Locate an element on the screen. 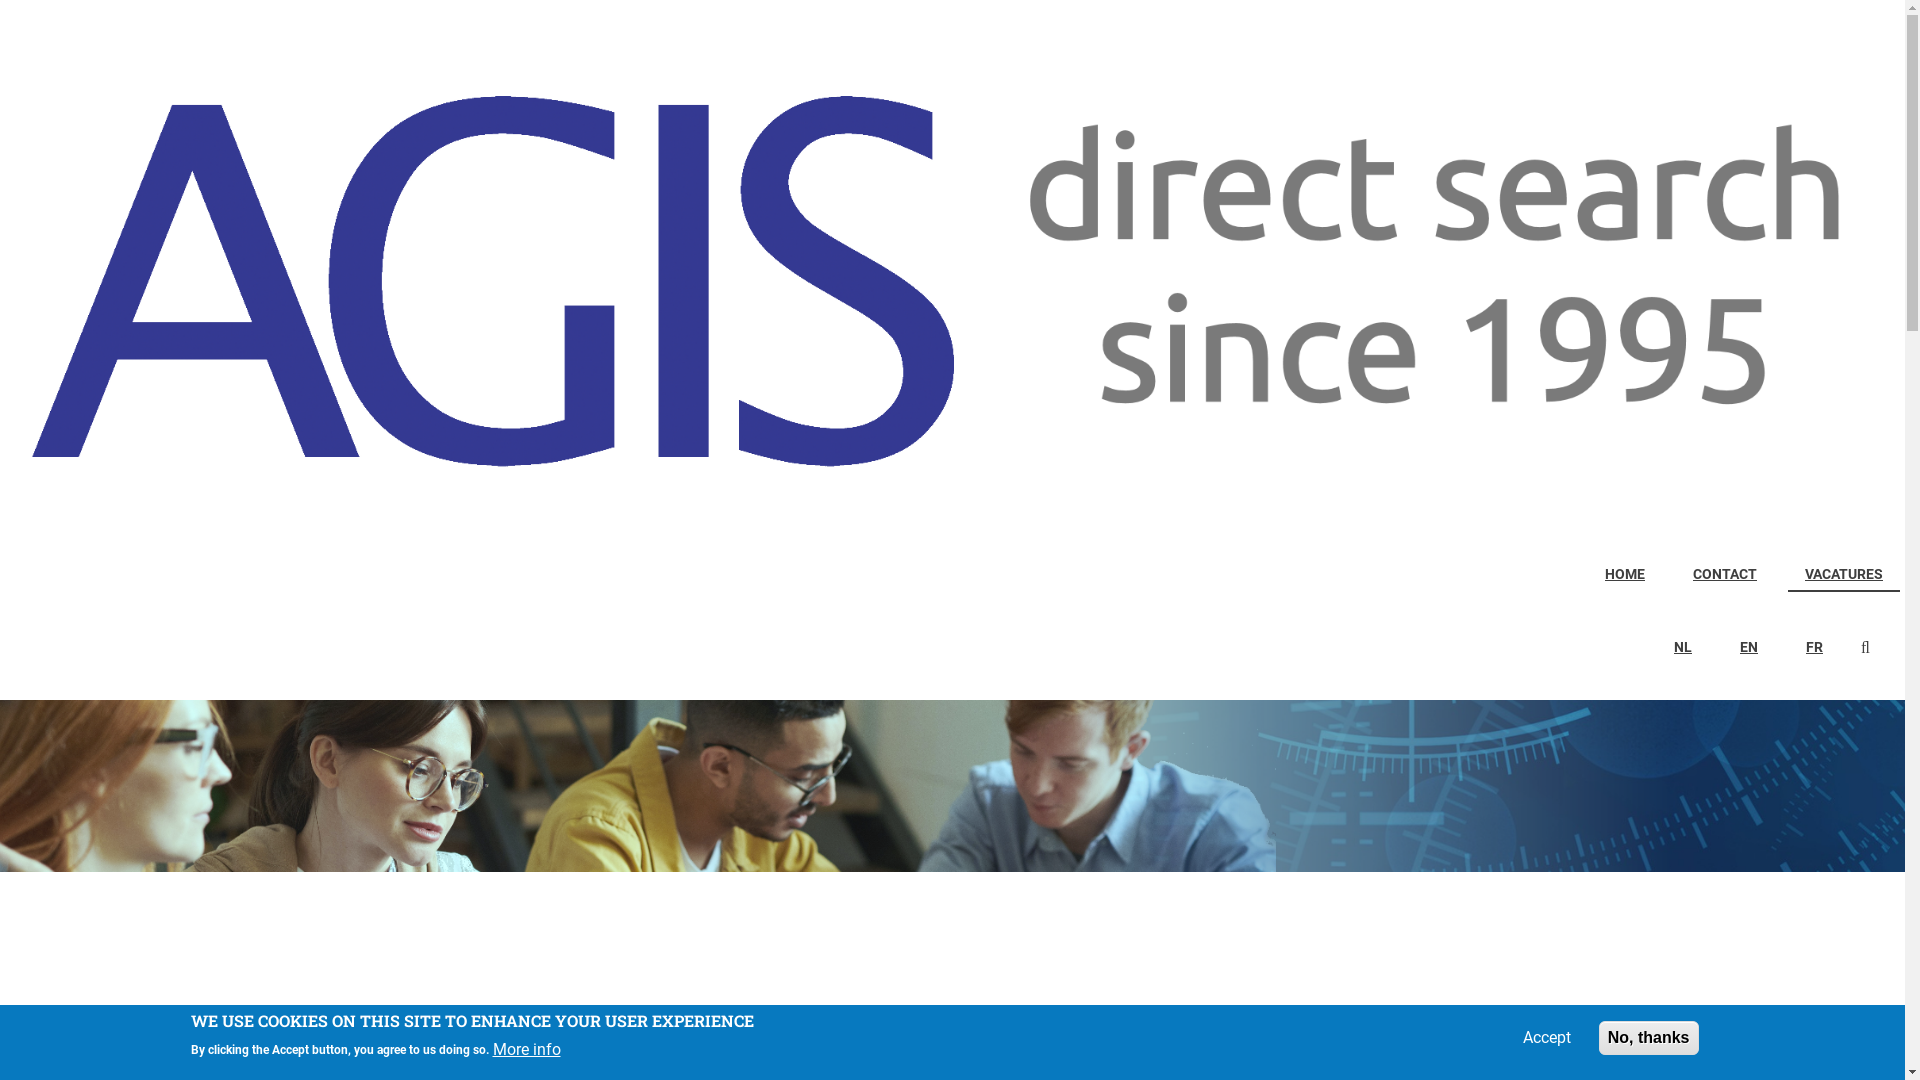  'EN' is located at coordinates (1747, 648).